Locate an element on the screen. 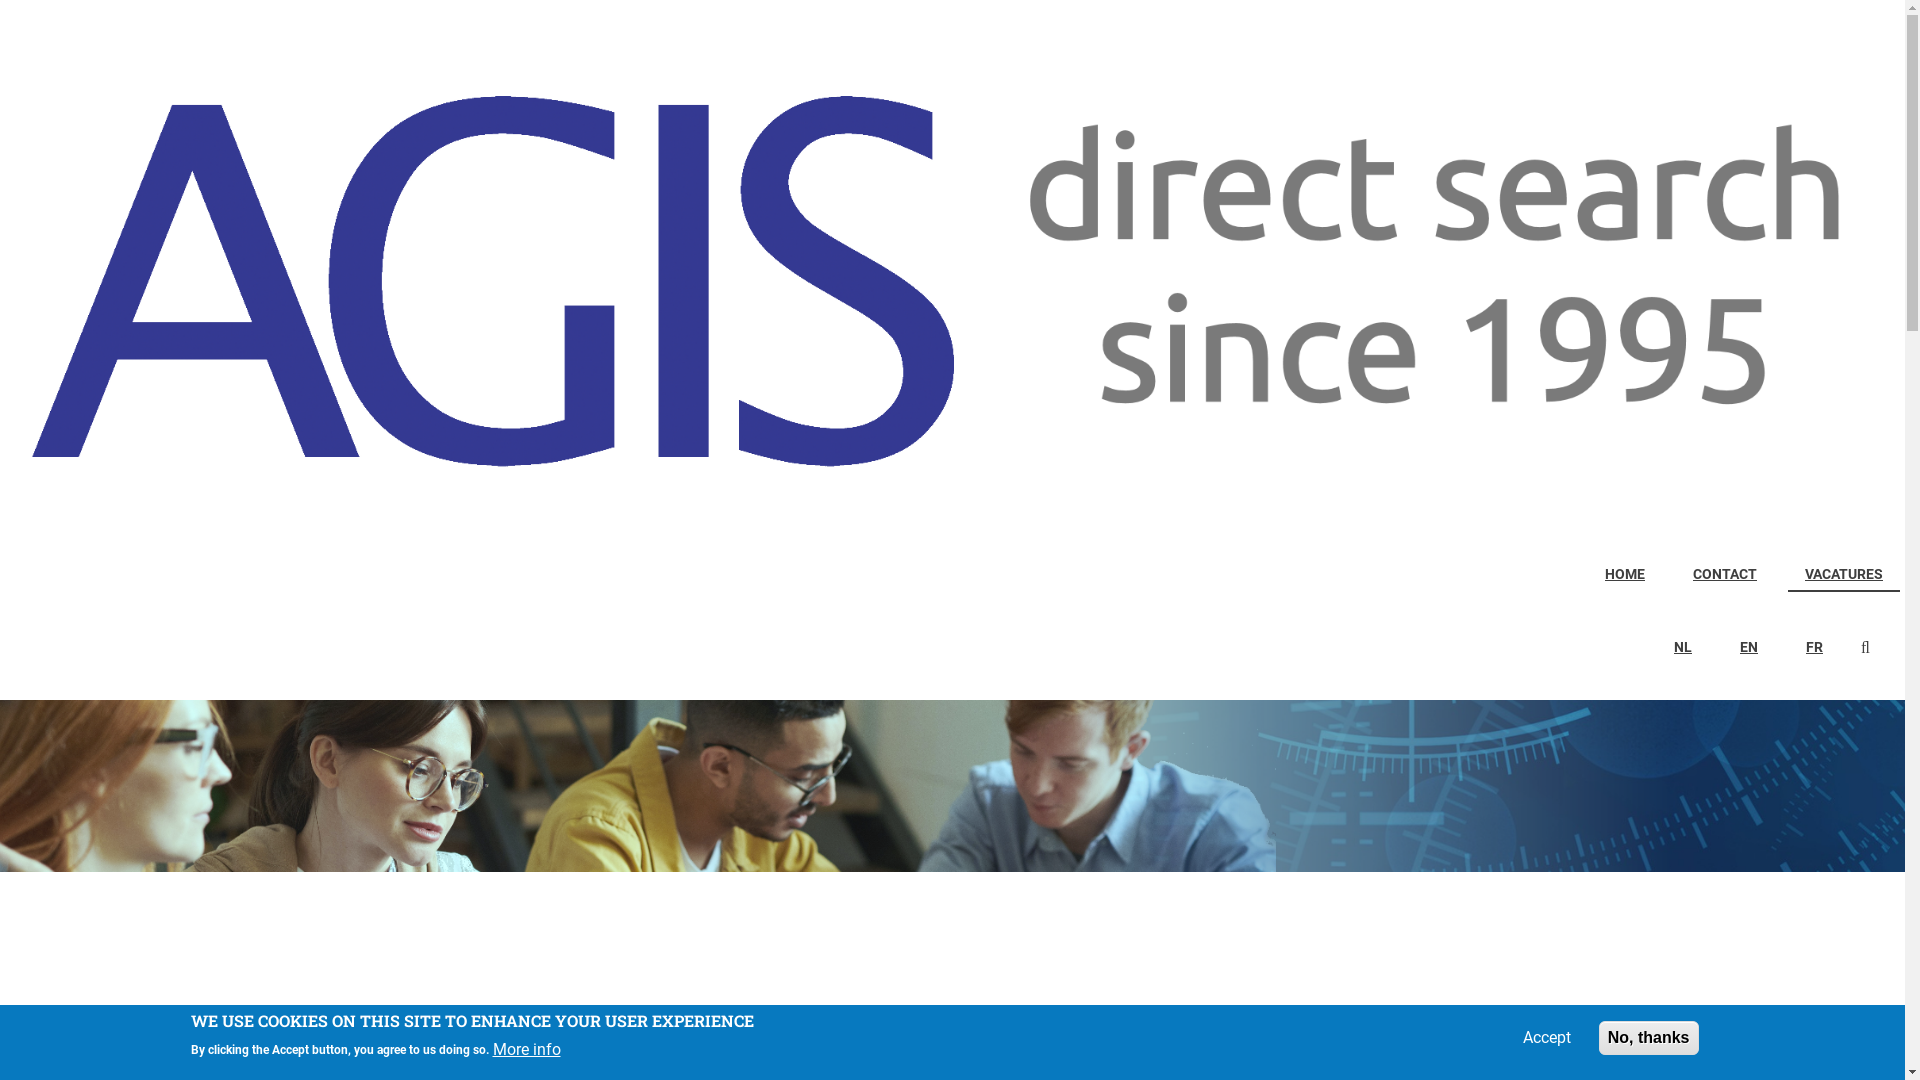  'EN' is located at coordinates (1747, 648).